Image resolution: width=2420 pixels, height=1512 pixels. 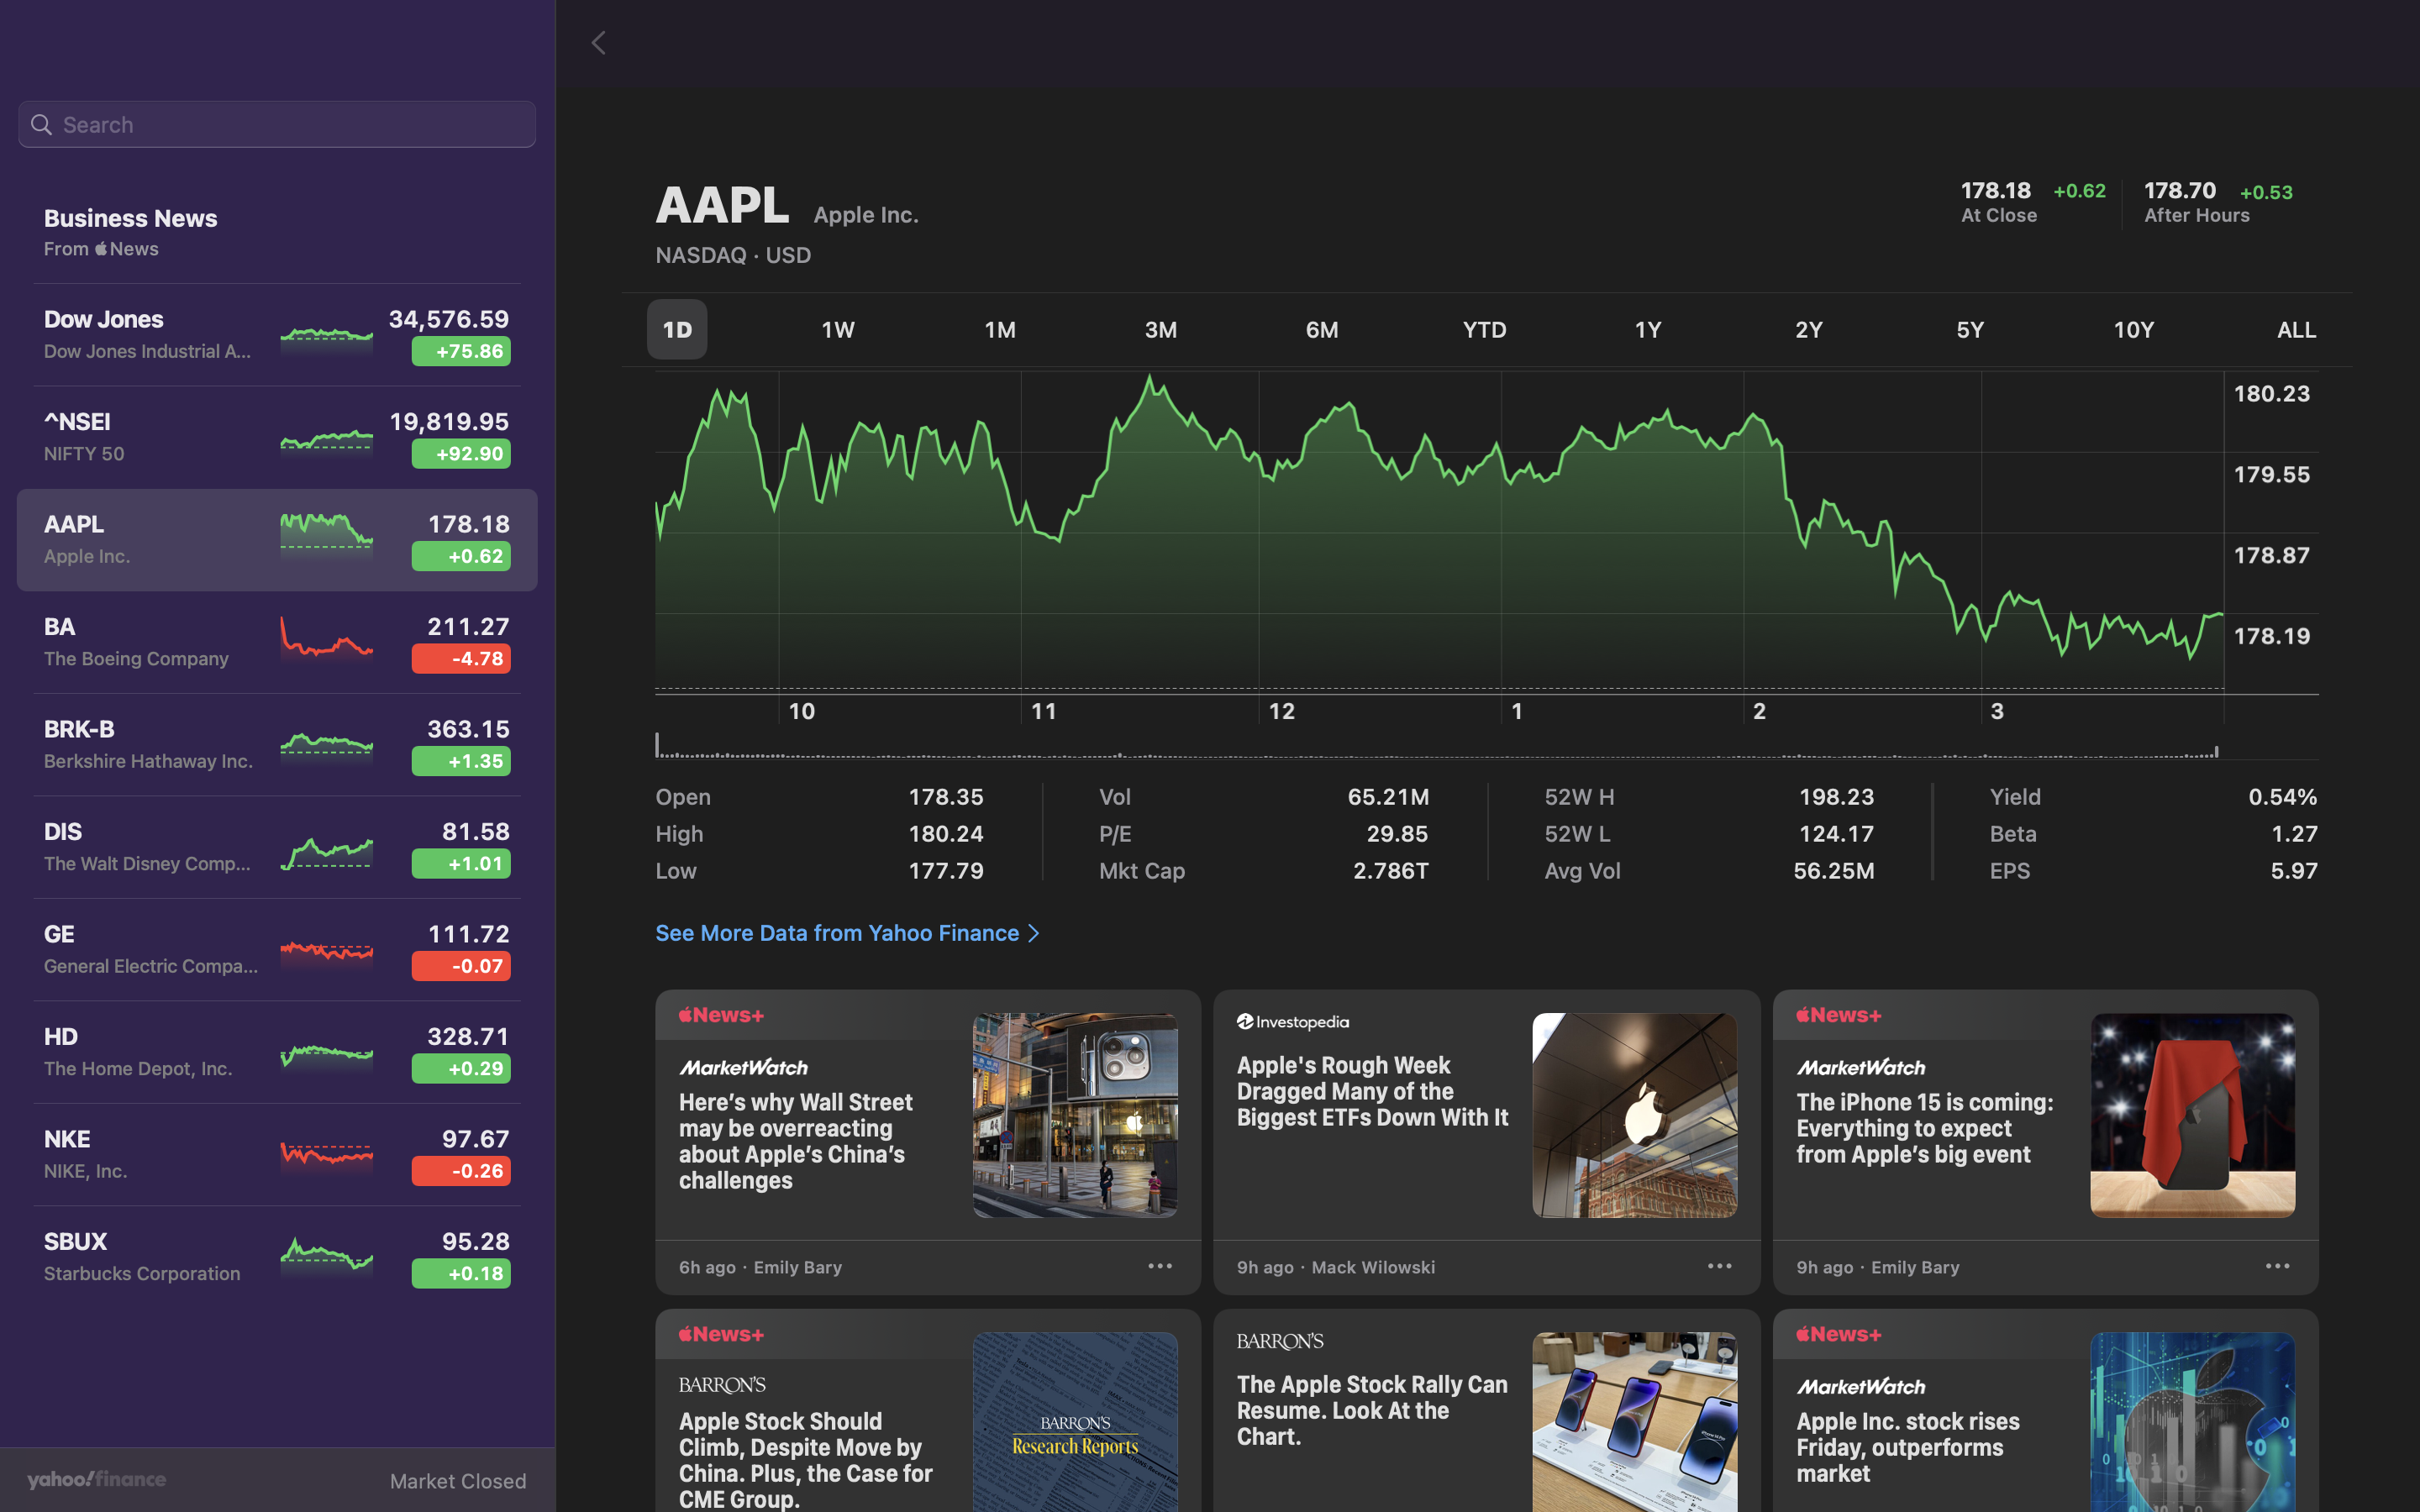 What do you see at coordinates (2276, 1269) in the screenshot?
I see `the "3 dots" option for additional actions` at bounding box center [2276, 1269].